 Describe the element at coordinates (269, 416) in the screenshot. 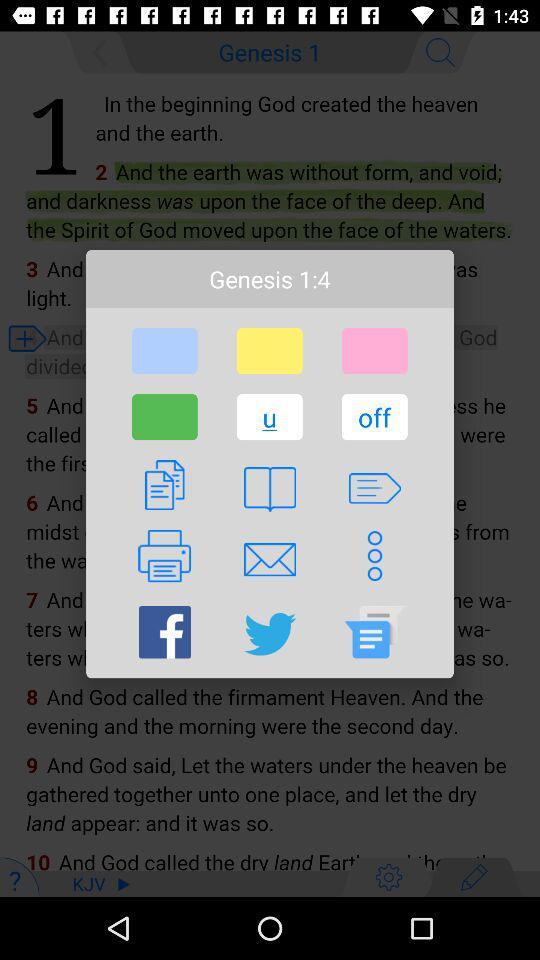

I see `button to the left of the off` at that location.